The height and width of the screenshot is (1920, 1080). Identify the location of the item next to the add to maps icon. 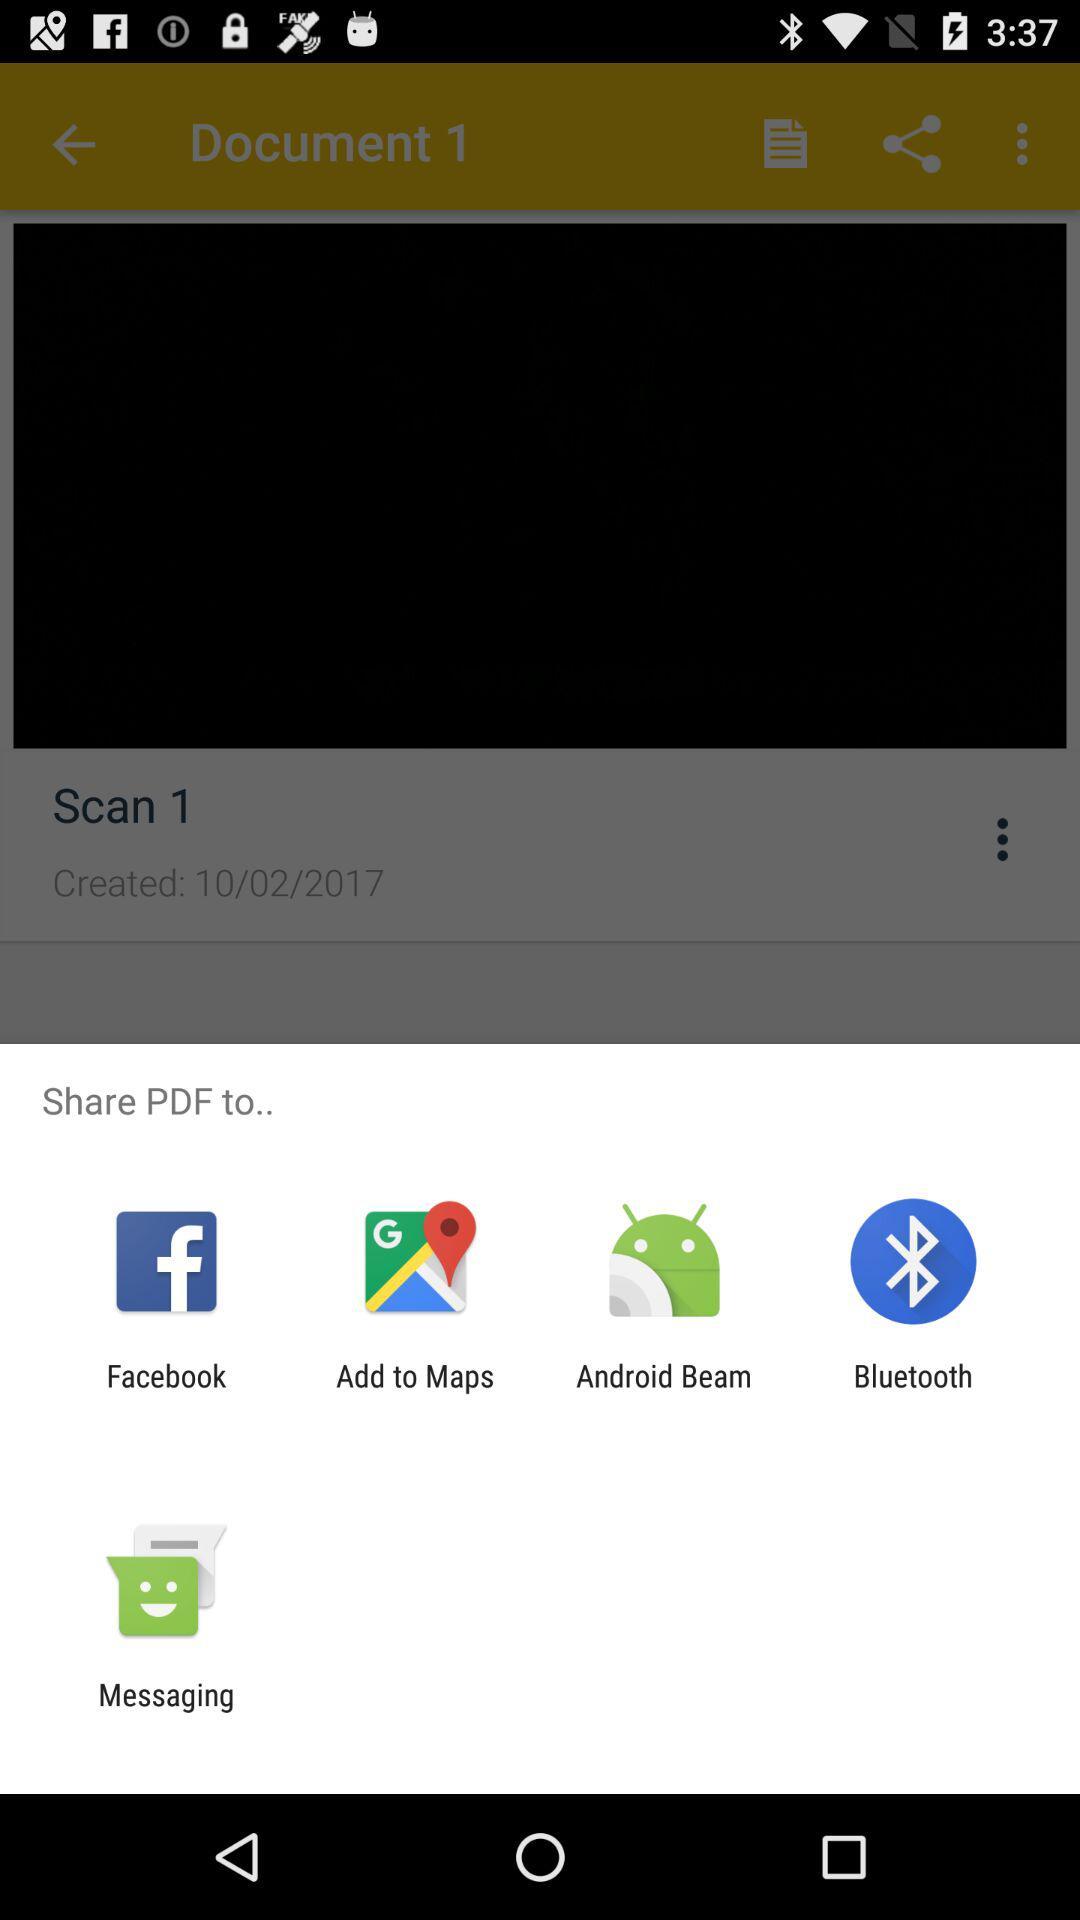
(664, 1392).